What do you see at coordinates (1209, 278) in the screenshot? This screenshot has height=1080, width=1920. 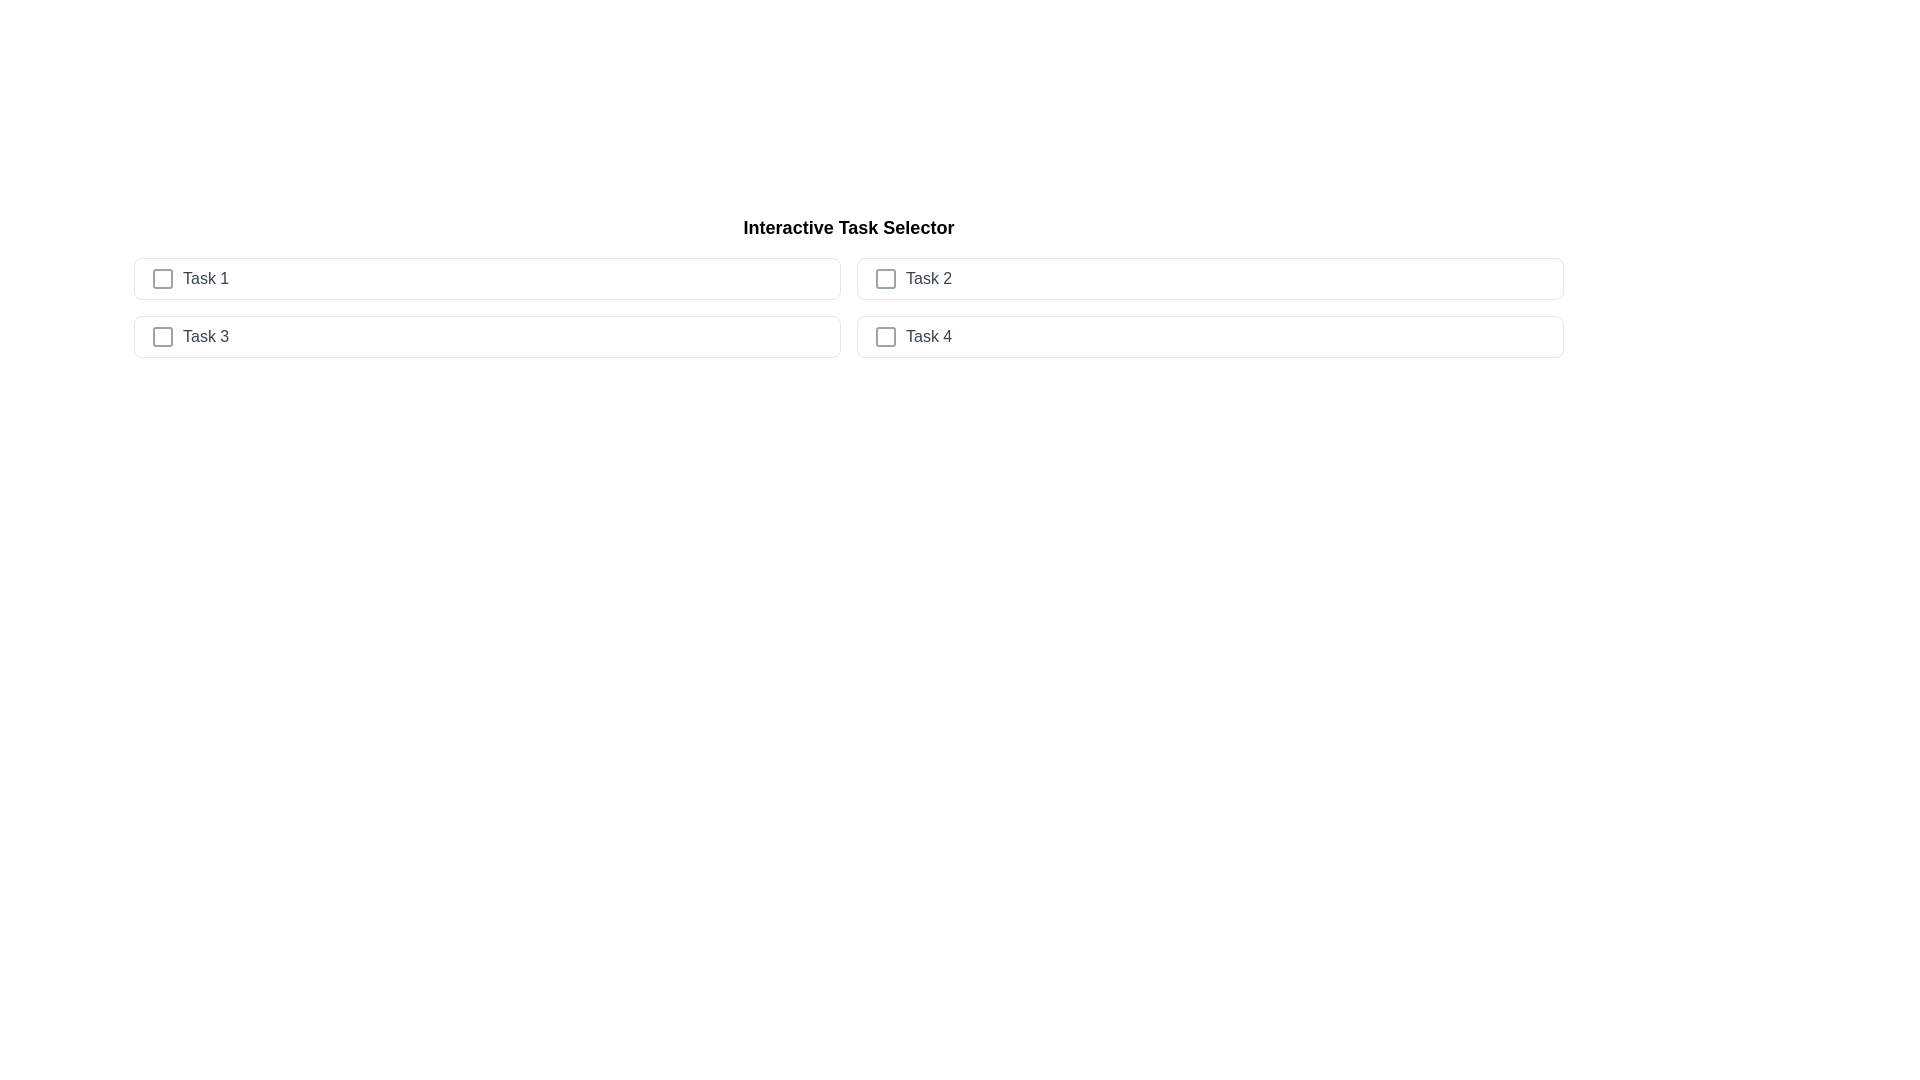 I see `the task item Task 2 to observe the hover effect` at bounding box center [1209, 278].